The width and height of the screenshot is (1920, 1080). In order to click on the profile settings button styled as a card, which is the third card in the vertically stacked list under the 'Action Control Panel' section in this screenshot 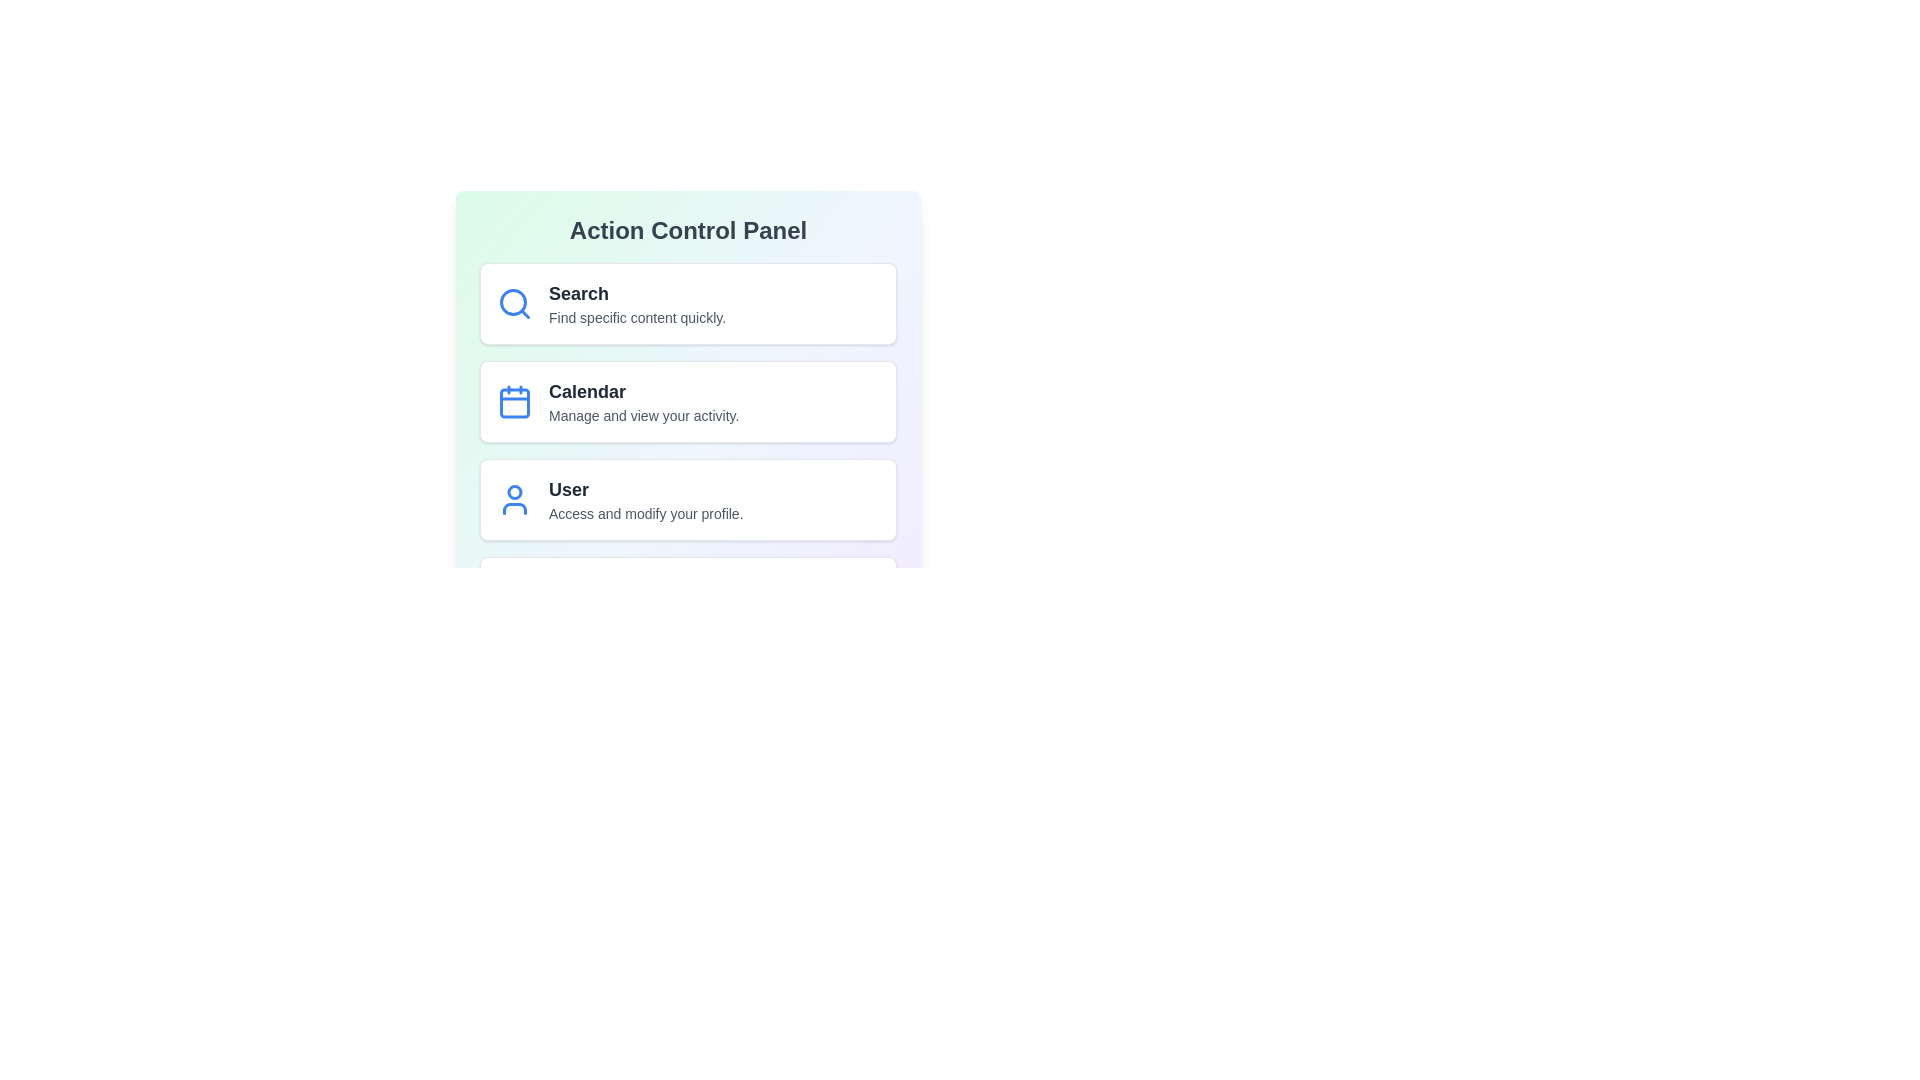, I will do `click(688, 499)`.